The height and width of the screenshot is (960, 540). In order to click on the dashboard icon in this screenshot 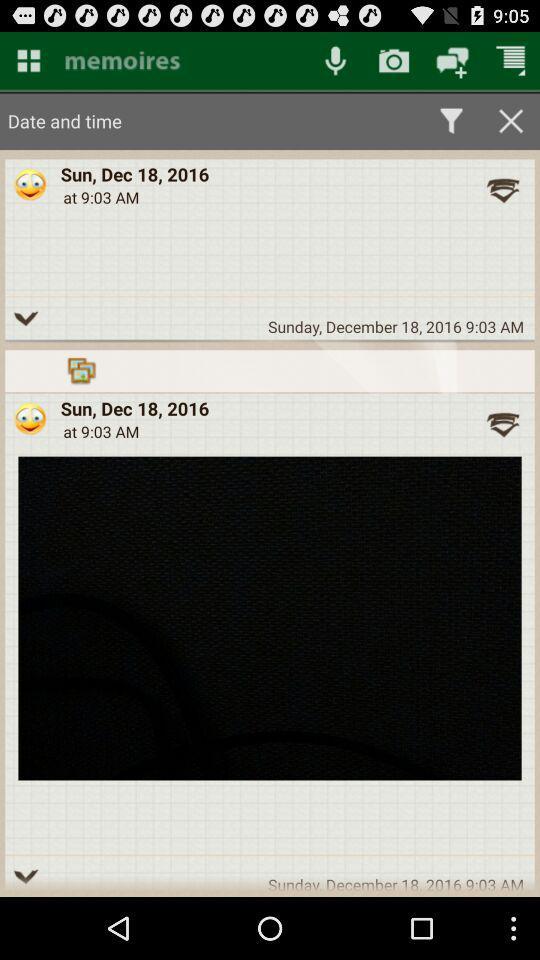, I will do `click(27, 64)`.